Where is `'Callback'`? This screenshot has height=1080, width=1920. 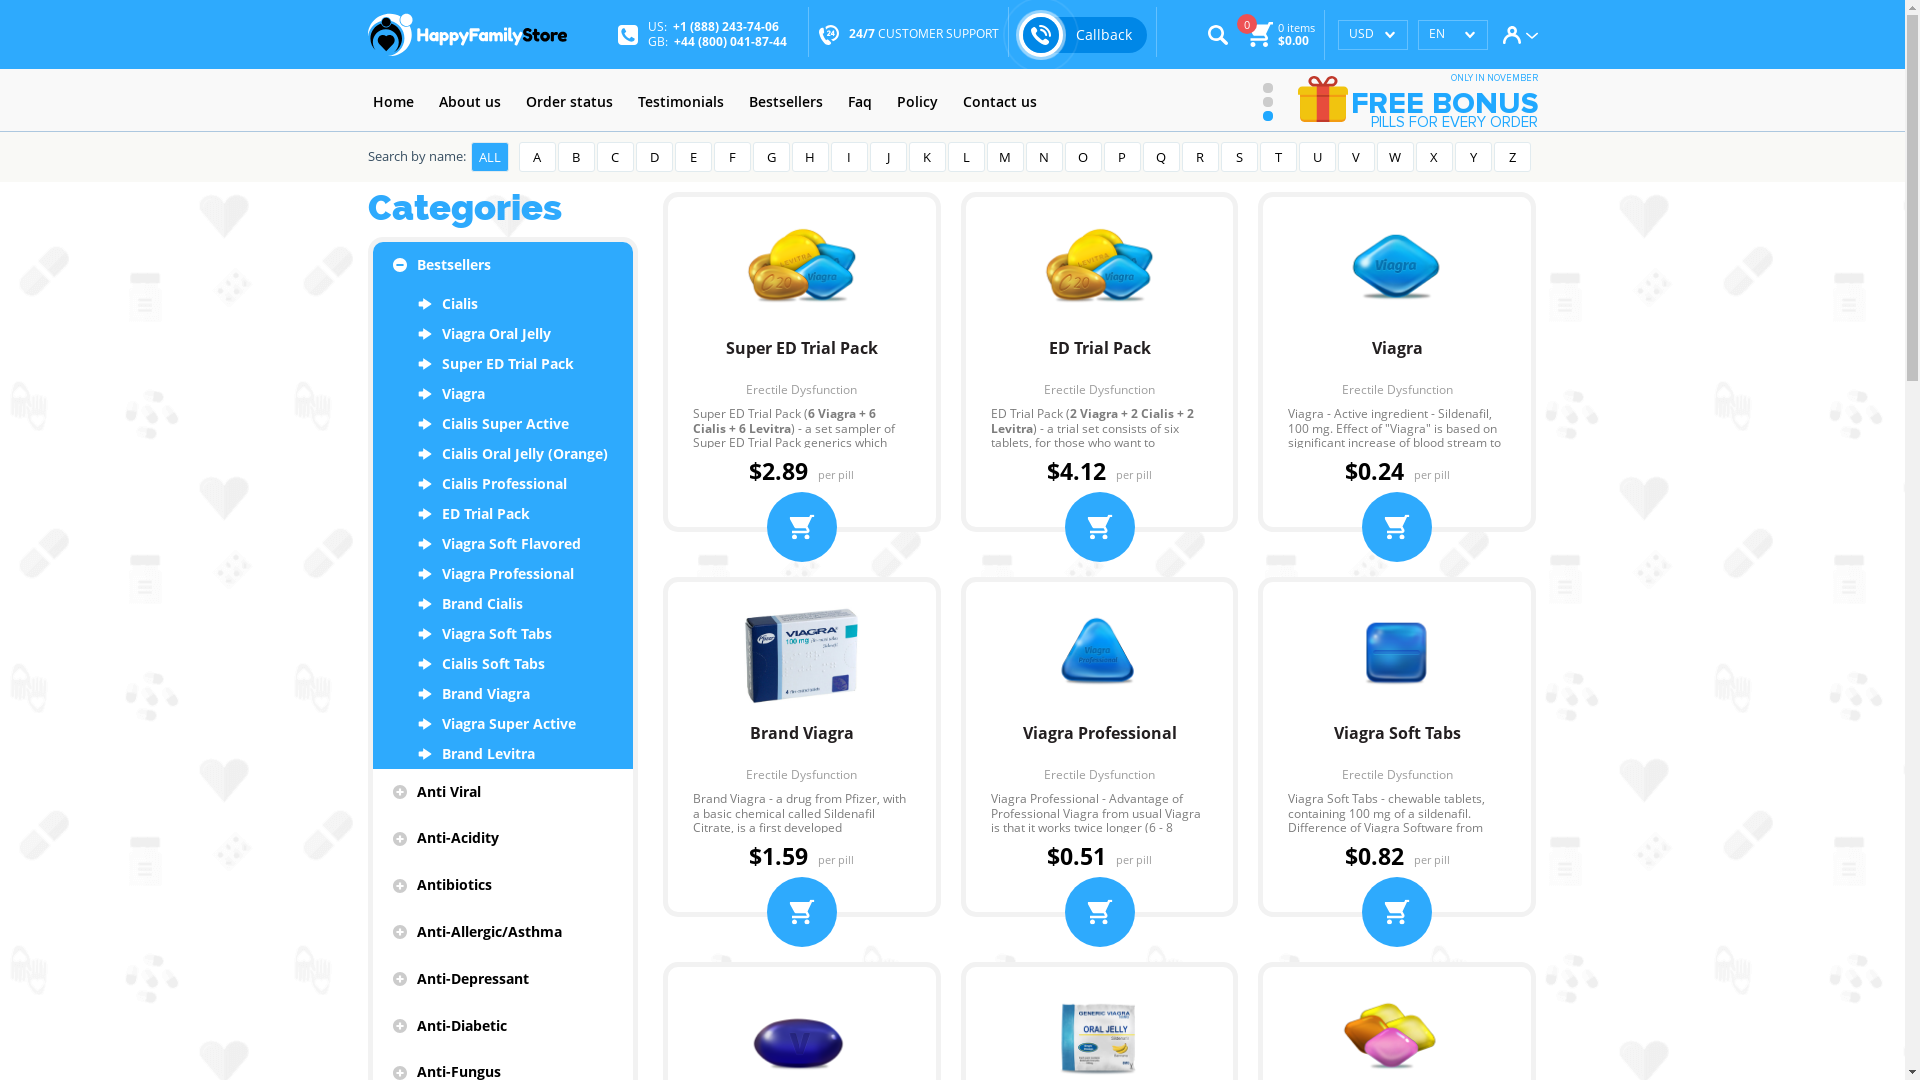 'Callback' is located at coordinates (1018, 34).